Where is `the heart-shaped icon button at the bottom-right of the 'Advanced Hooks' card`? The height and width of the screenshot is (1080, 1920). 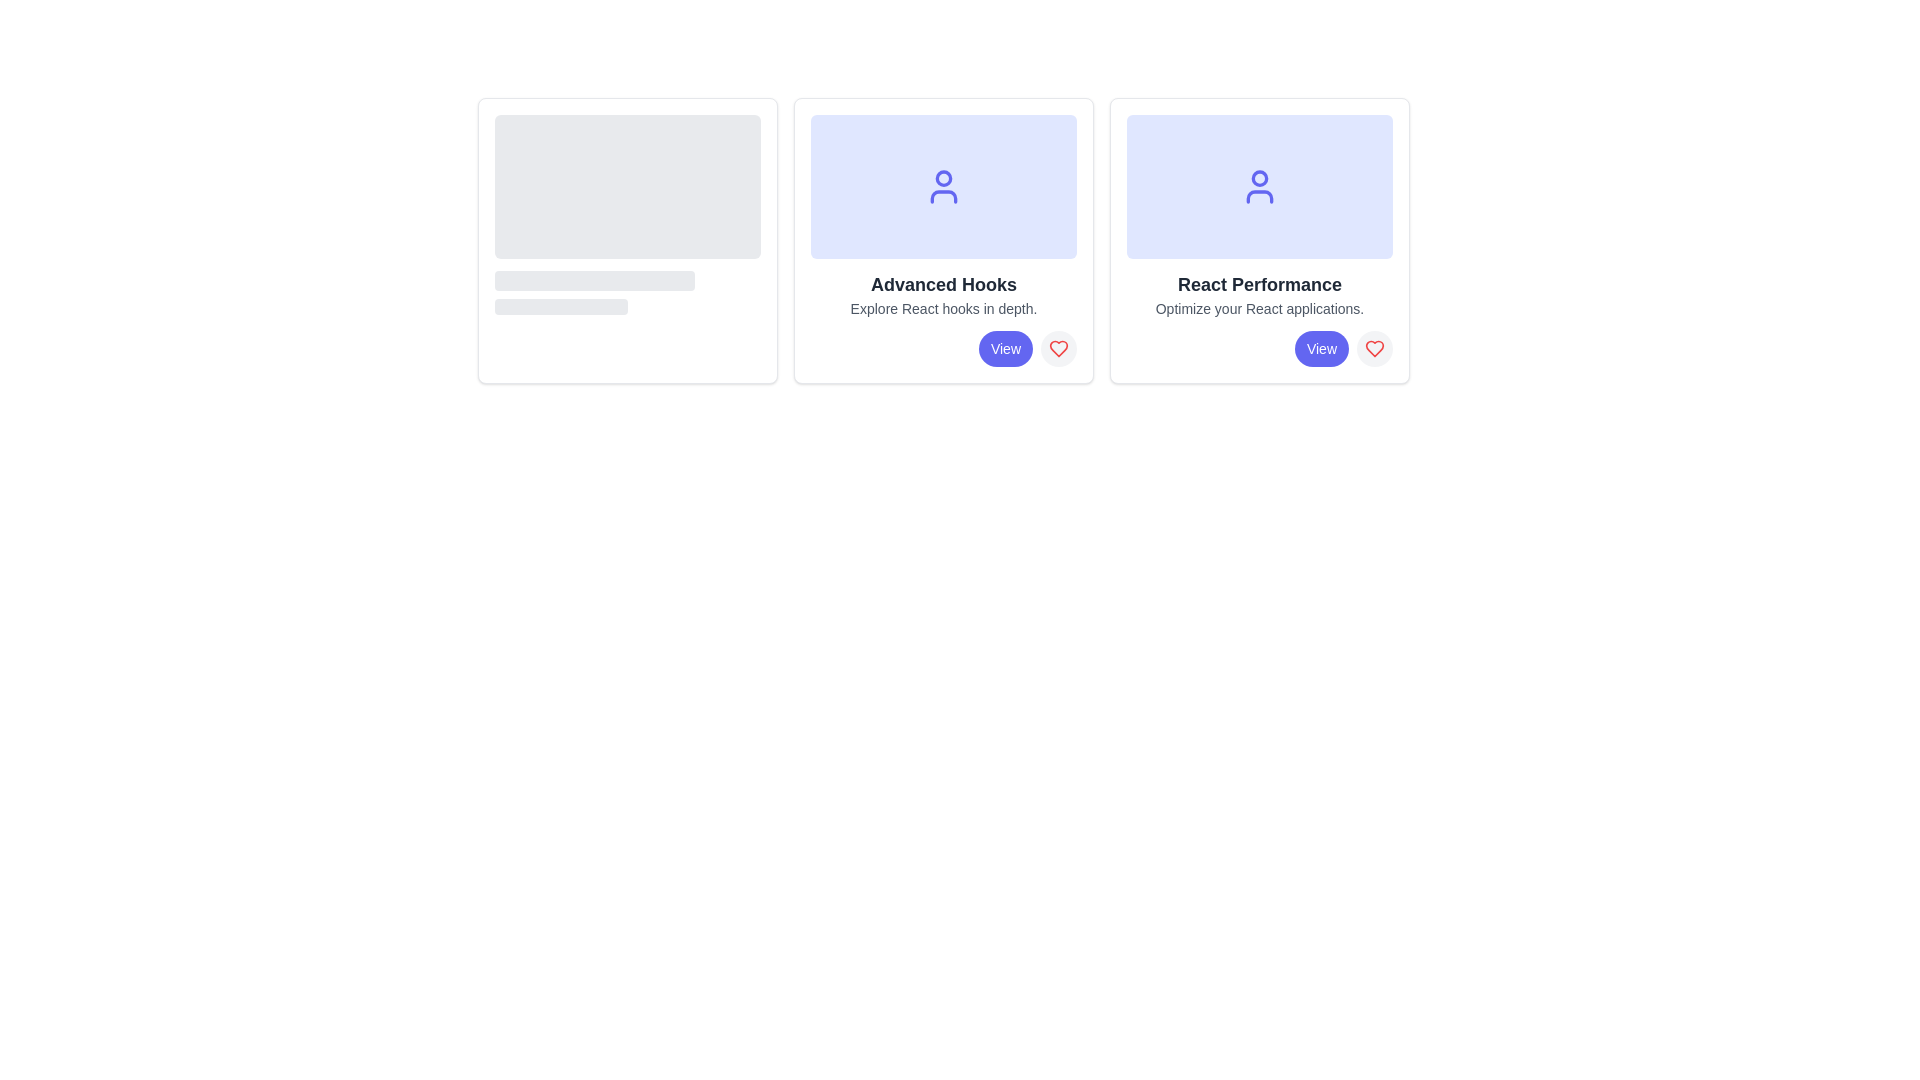
the heart-shaped icon button at the bottom-right of the 'Advanced Hooks' card is located at coordinates (1058, 347).